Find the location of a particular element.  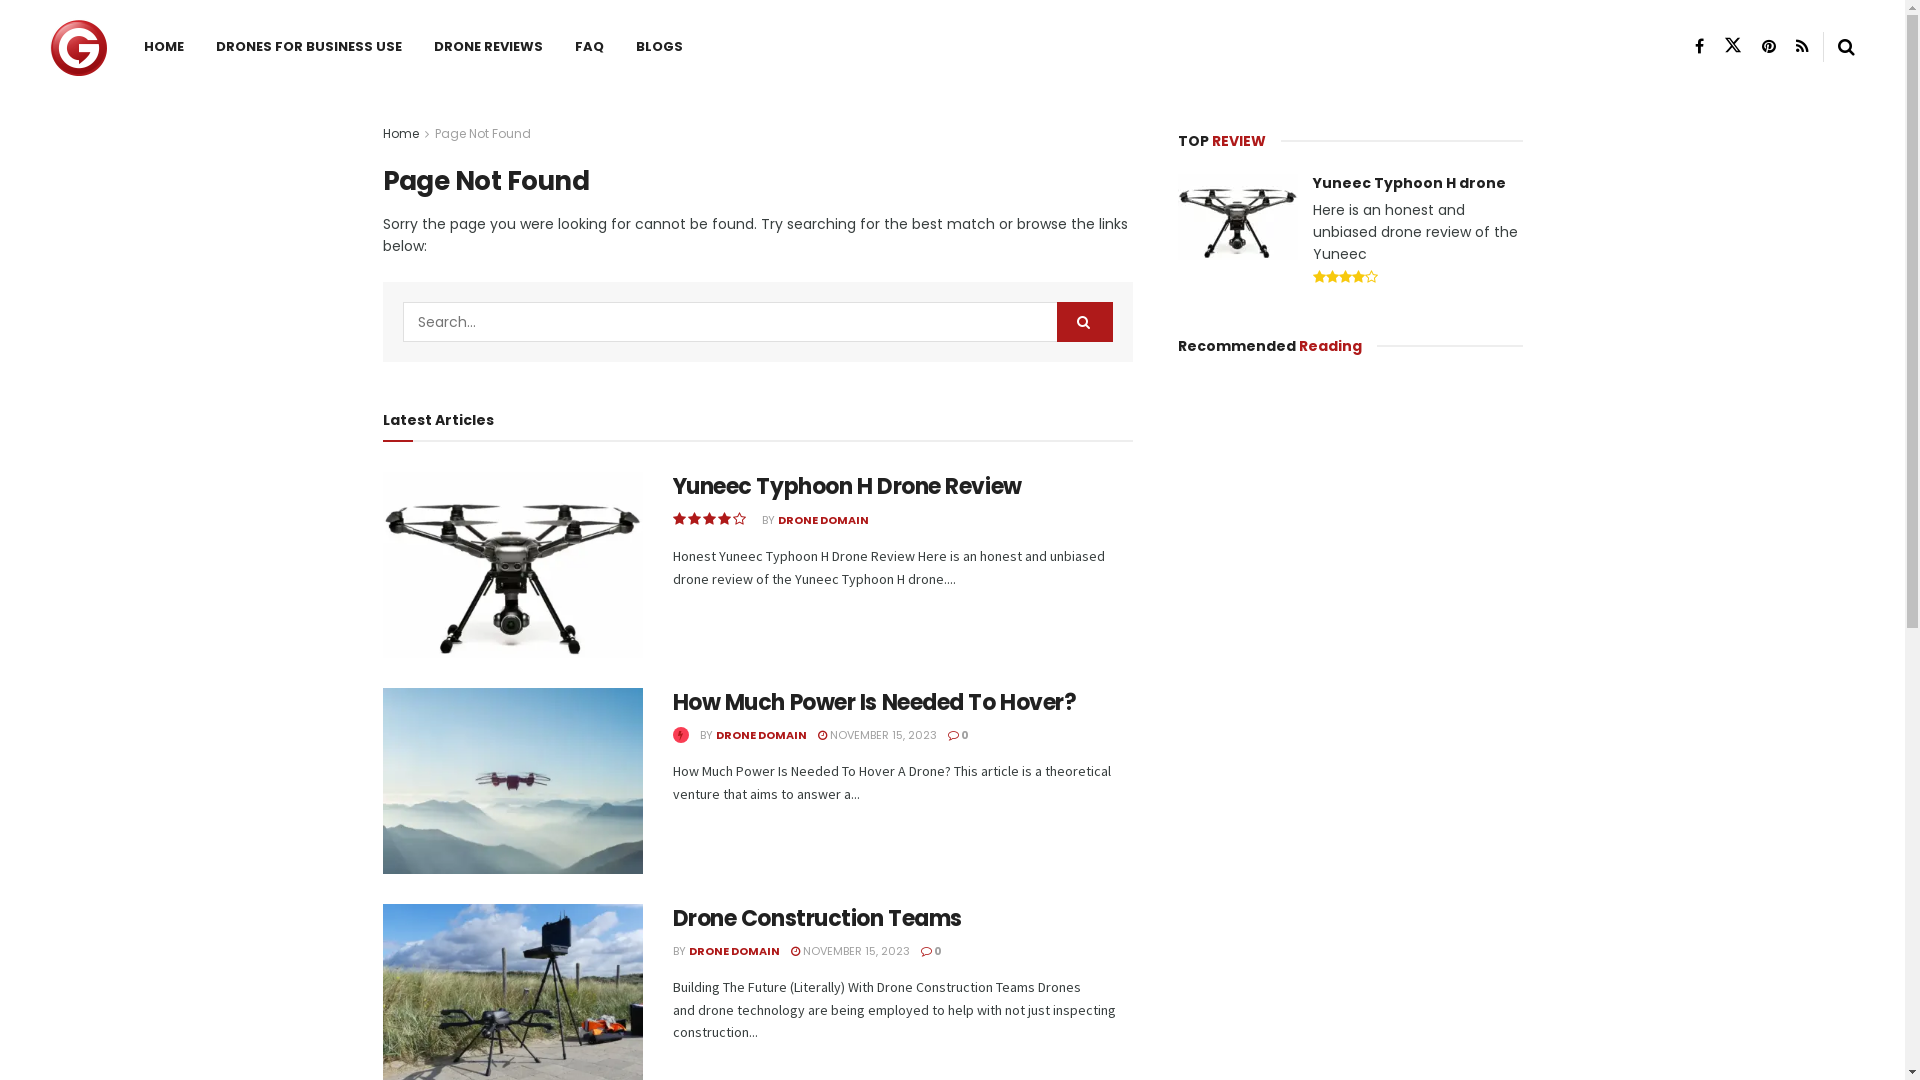

'Page Not Found' is located at coordinates (432, 133).